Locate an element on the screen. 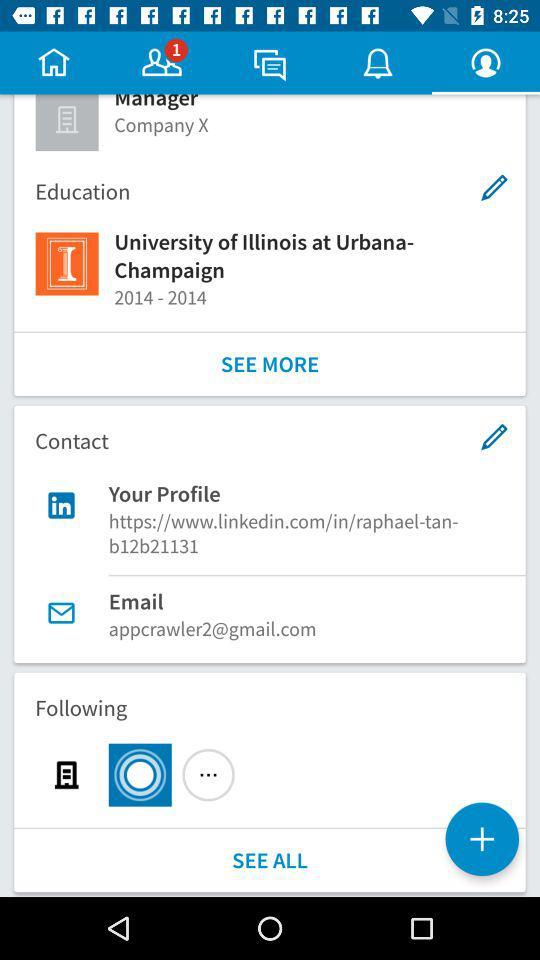  the item below following is located at coordinates (481, 839).